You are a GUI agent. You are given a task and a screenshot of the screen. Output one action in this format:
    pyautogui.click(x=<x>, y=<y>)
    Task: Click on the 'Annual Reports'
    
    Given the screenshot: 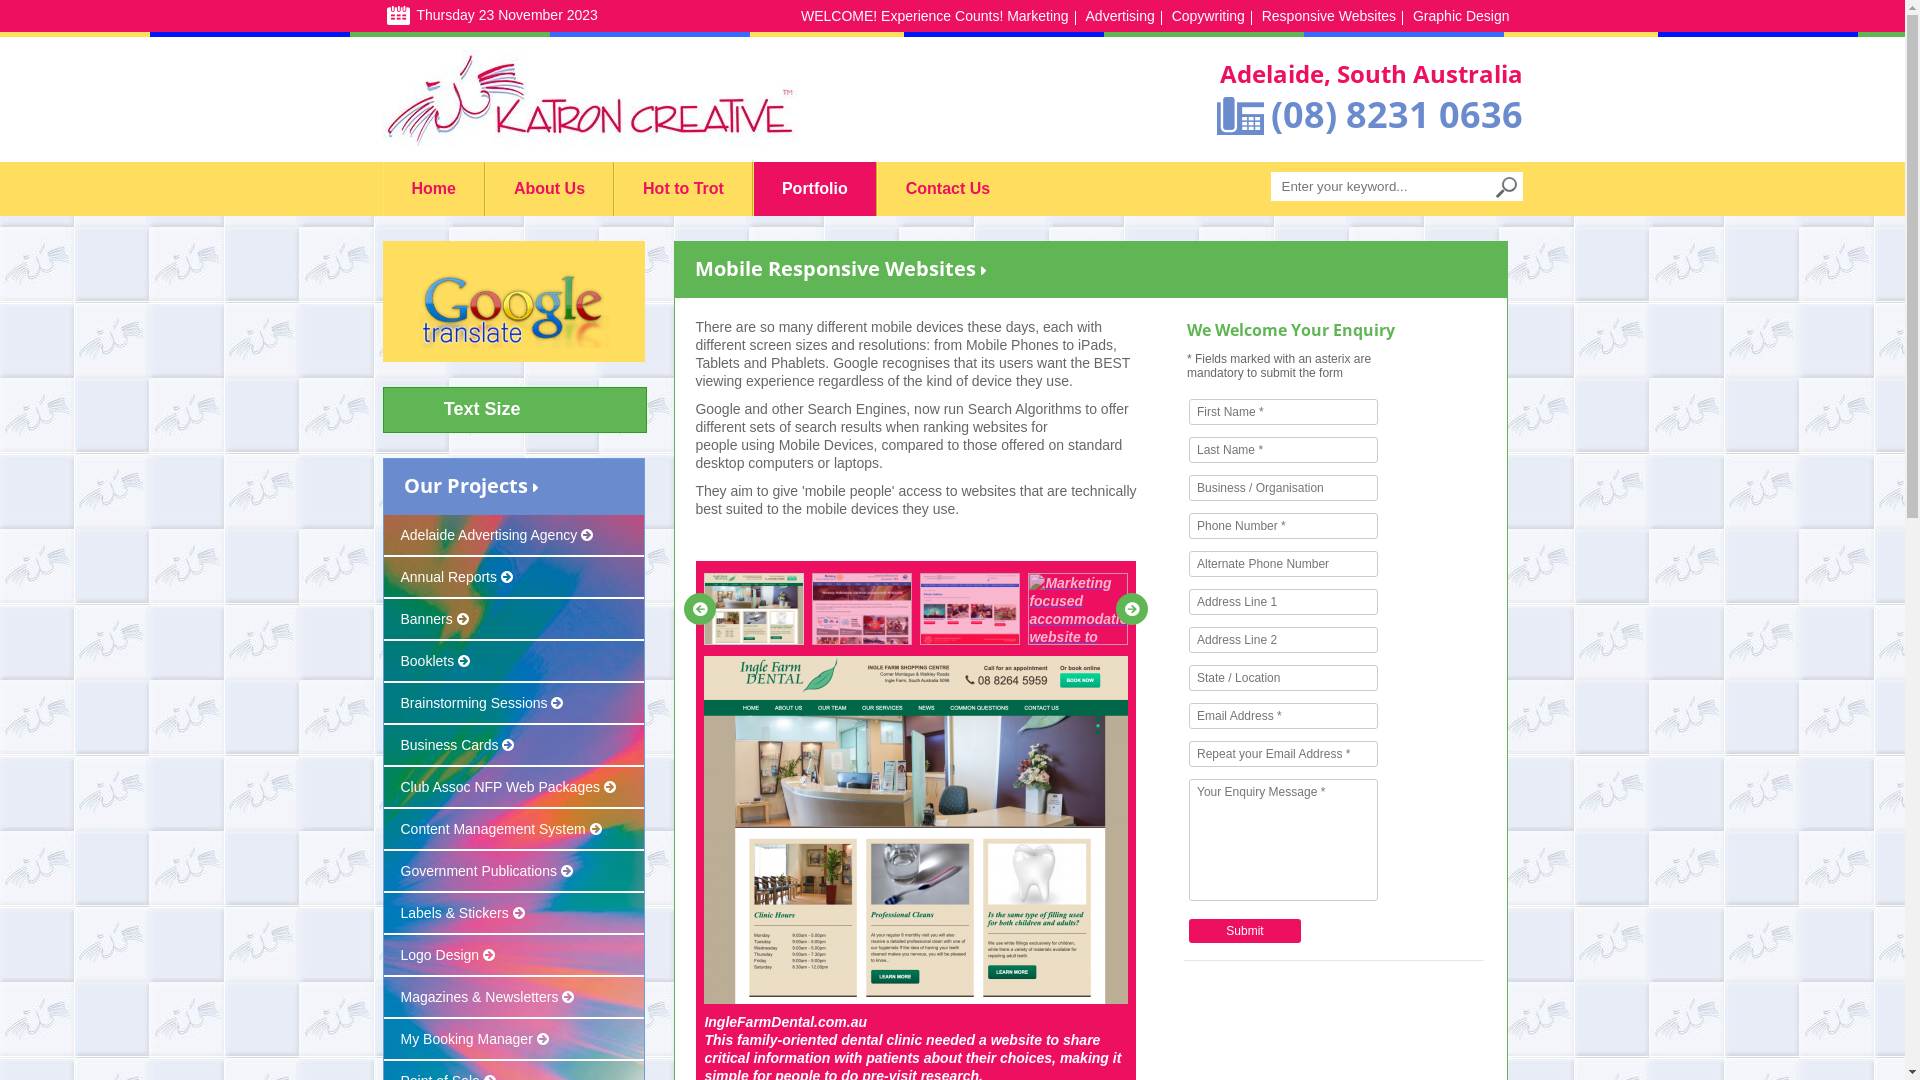 What is the action you would take?
    pyautogui.click(x=384, y=578)
    